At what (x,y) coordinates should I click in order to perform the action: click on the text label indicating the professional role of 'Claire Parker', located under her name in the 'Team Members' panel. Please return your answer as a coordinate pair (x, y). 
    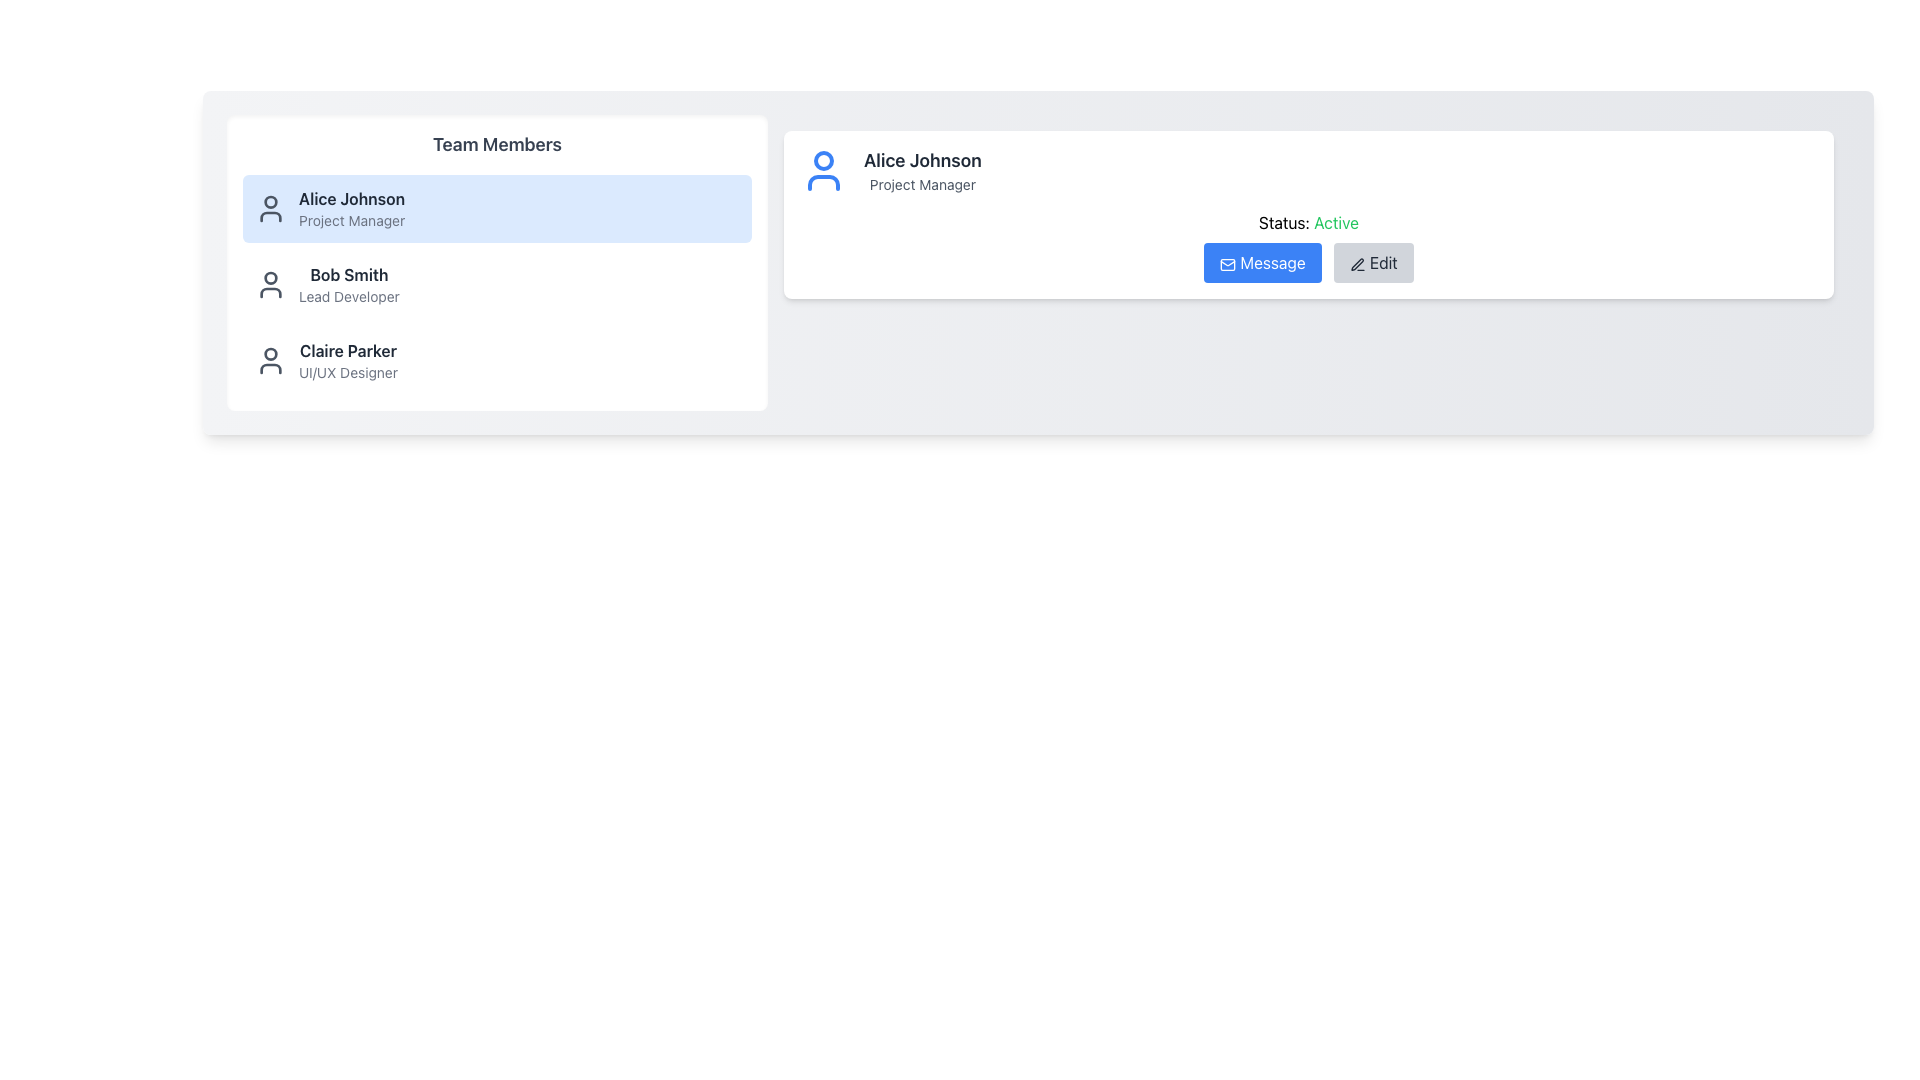
    Looking at the image, I should click on (348, 373).